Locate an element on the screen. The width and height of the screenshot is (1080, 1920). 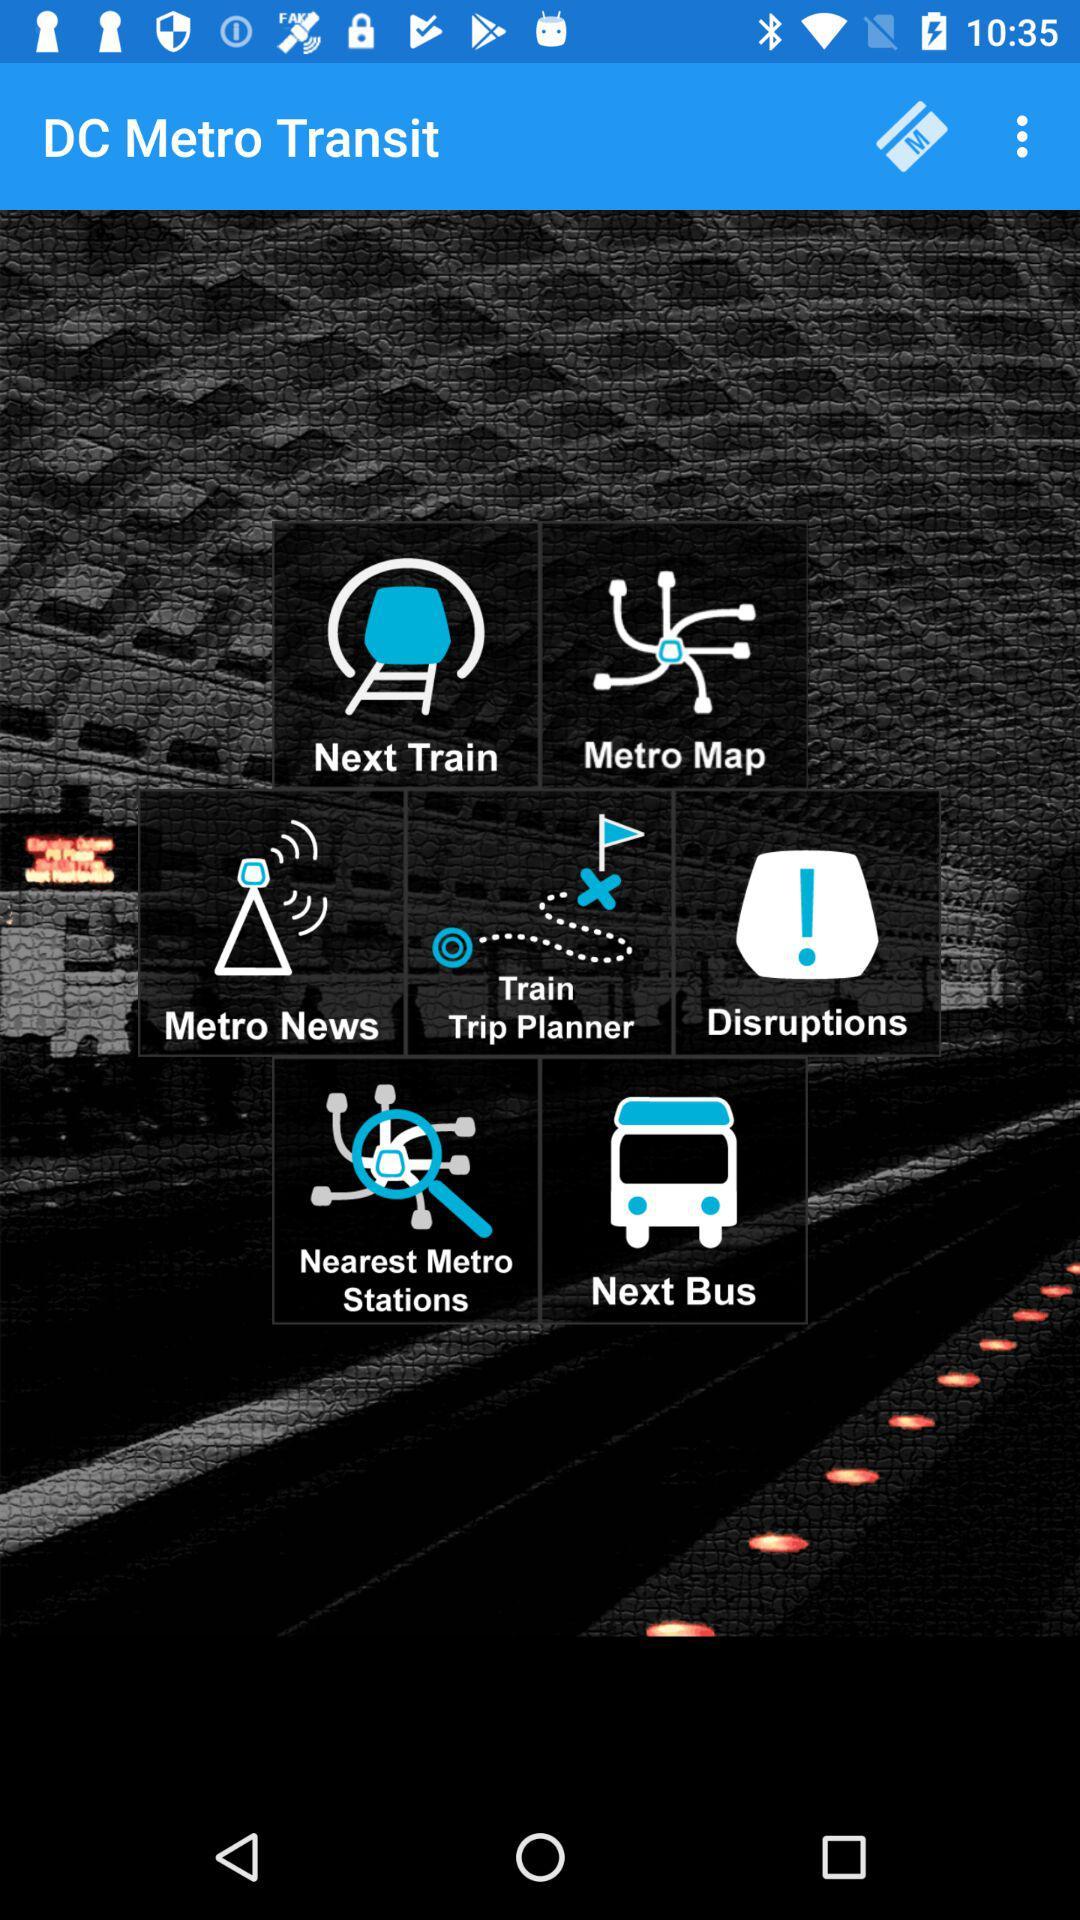
train trip planner is located at coordinates (538, 921).